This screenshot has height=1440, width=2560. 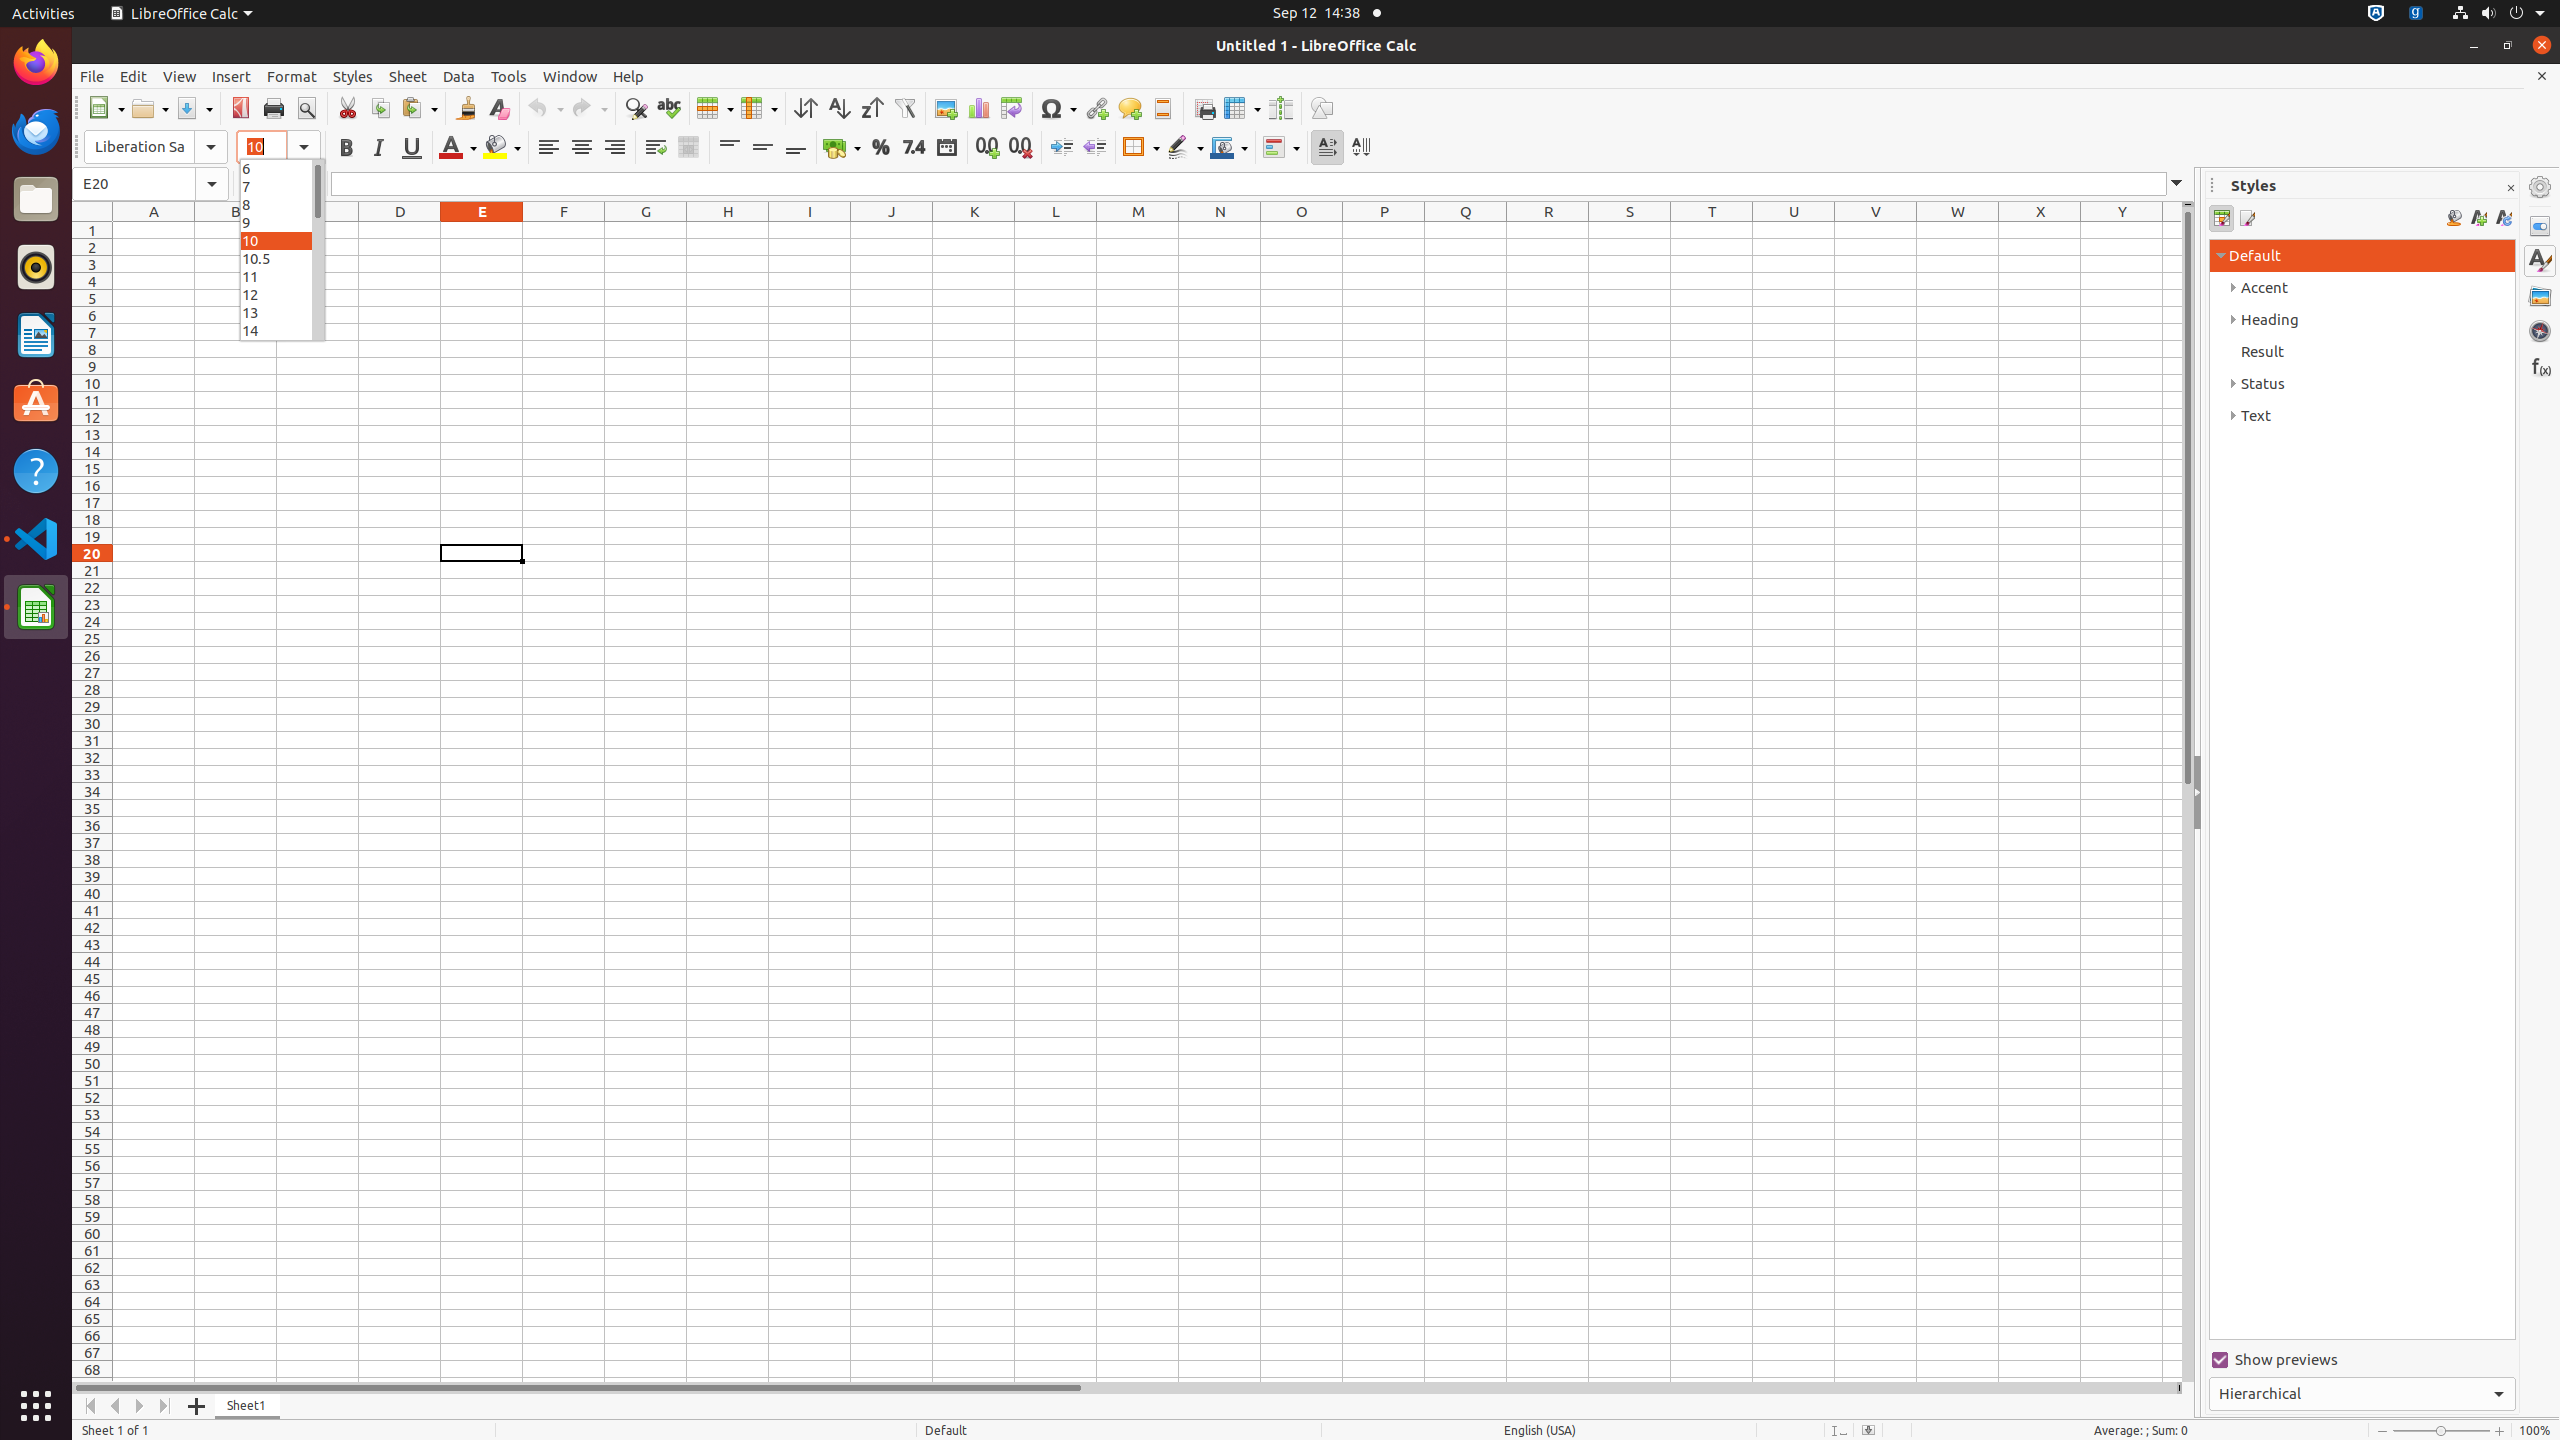 What do you see at coordinates (1466, 229) in the screenshot?
I see `'Q1'` at bounding box center [1466, 229].